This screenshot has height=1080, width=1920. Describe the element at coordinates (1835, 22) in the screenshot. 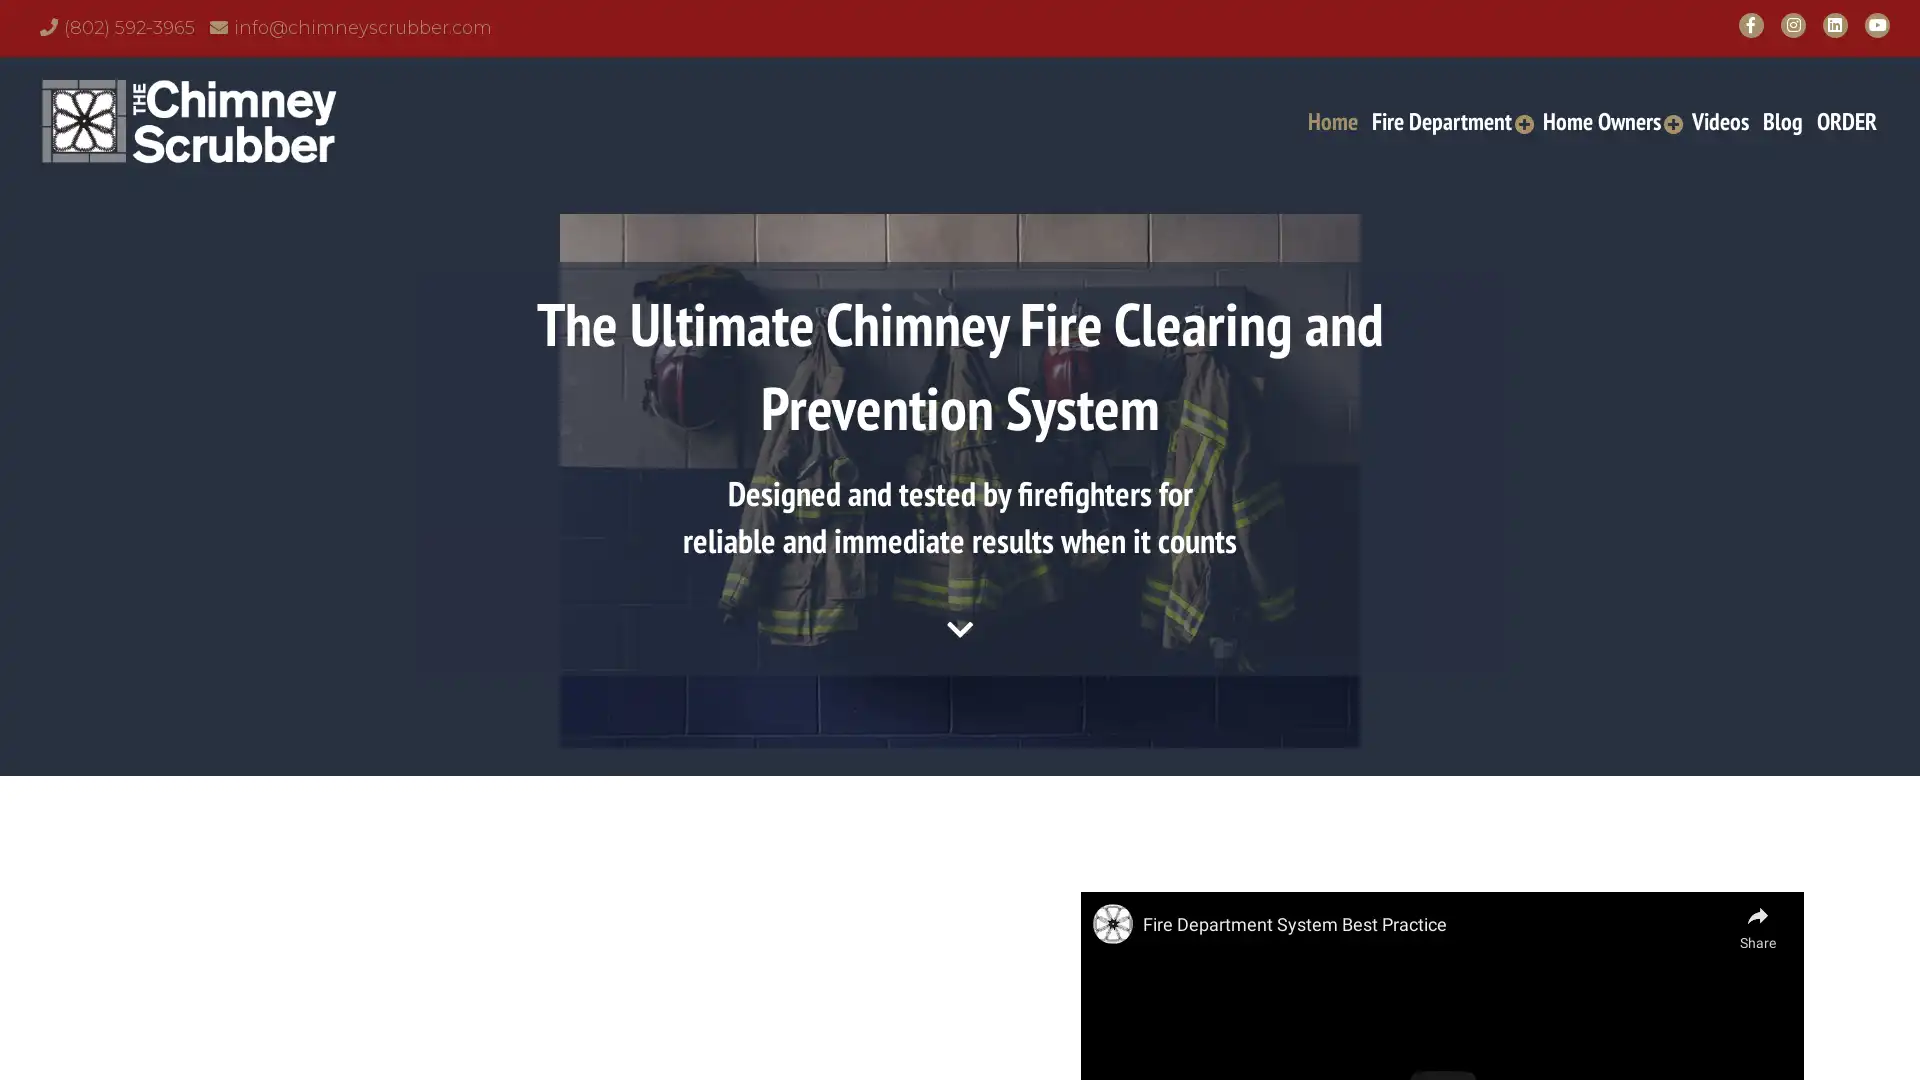

I see `LinkedIn` at that location.